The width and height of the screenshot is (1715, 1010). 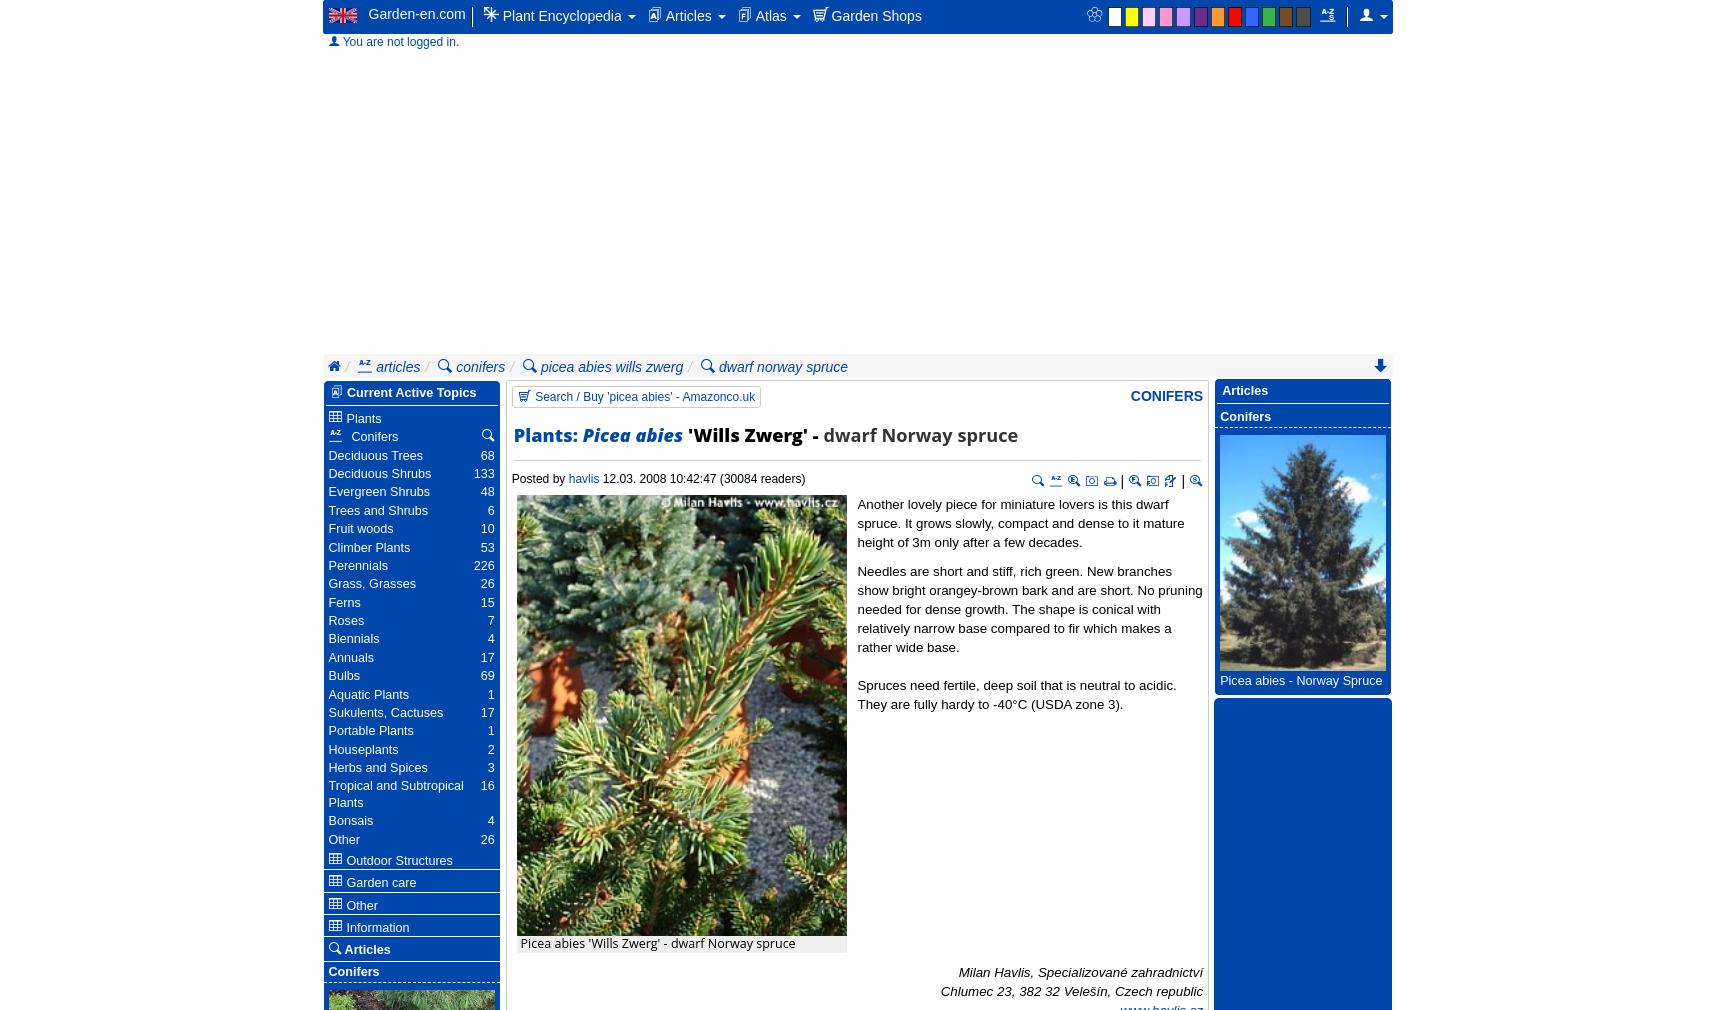 What do you see at coordinates (632, 435) in the screenshot?
I see `'Picea abies'` at bounding box center [632, 435].